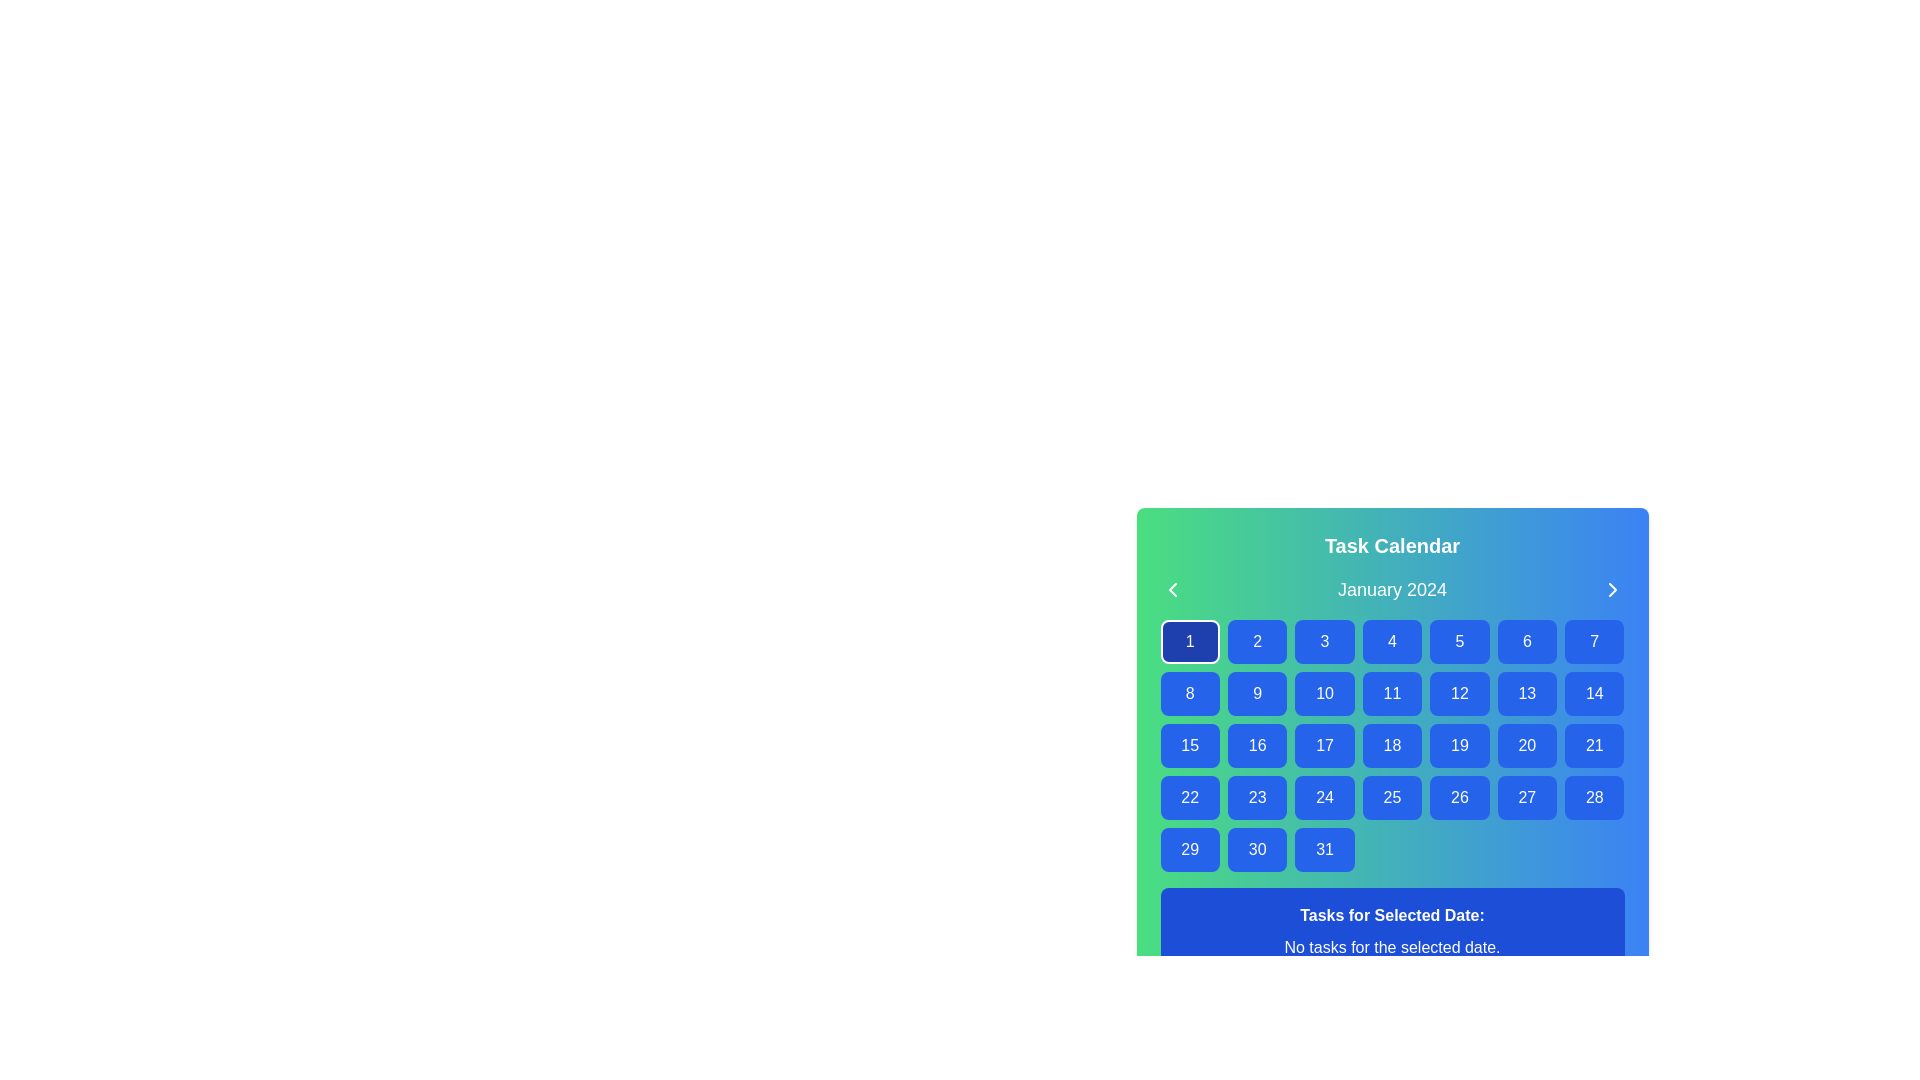 The width and height of the screenshot is (1920, 1080). I want to click on the blue button displaying the number '19' in the third row, fifth column under the 'Task Calendar' heading for January 2024, so click(1459, 745).